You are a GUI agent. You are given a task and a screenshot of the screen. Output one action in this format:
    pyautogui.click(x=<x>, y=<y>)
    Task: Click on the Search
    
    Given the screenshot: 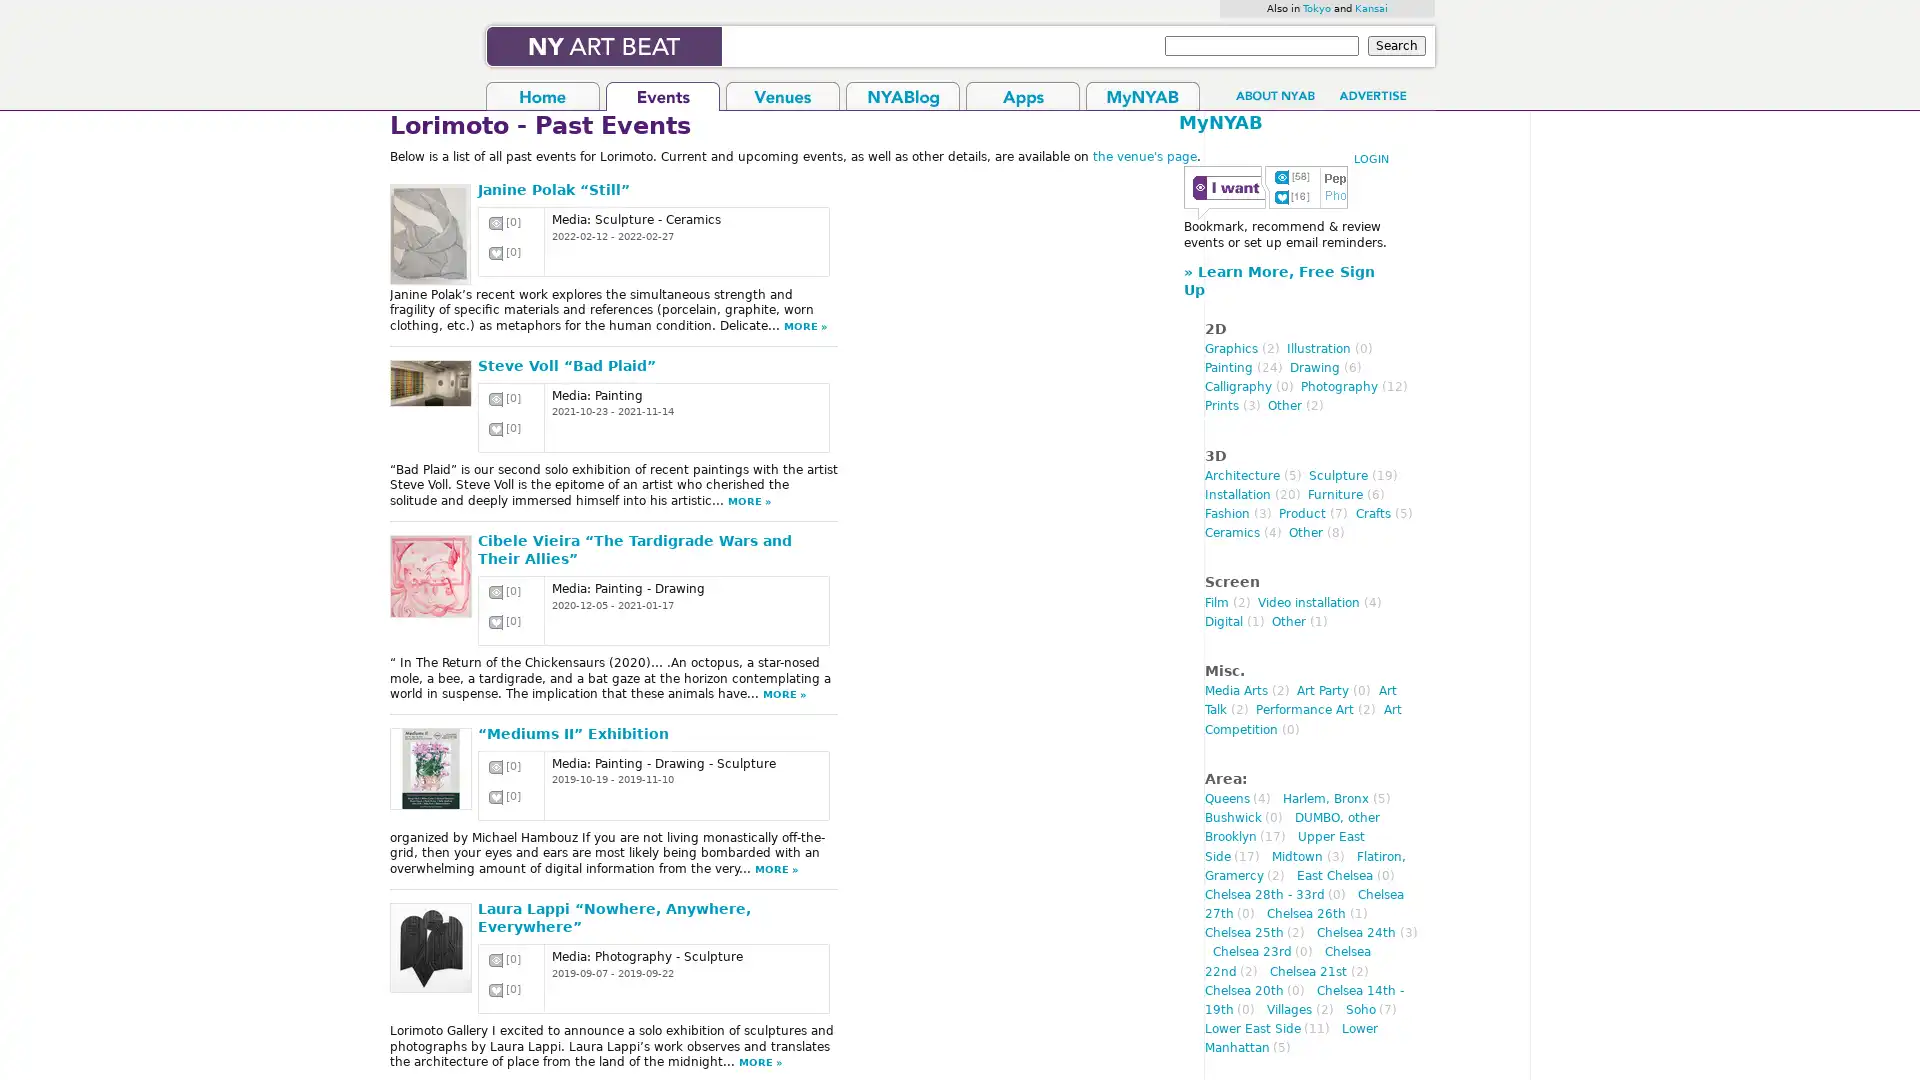 What is the action you would take?
    pyautogui.click(x=1395, y=45)
    